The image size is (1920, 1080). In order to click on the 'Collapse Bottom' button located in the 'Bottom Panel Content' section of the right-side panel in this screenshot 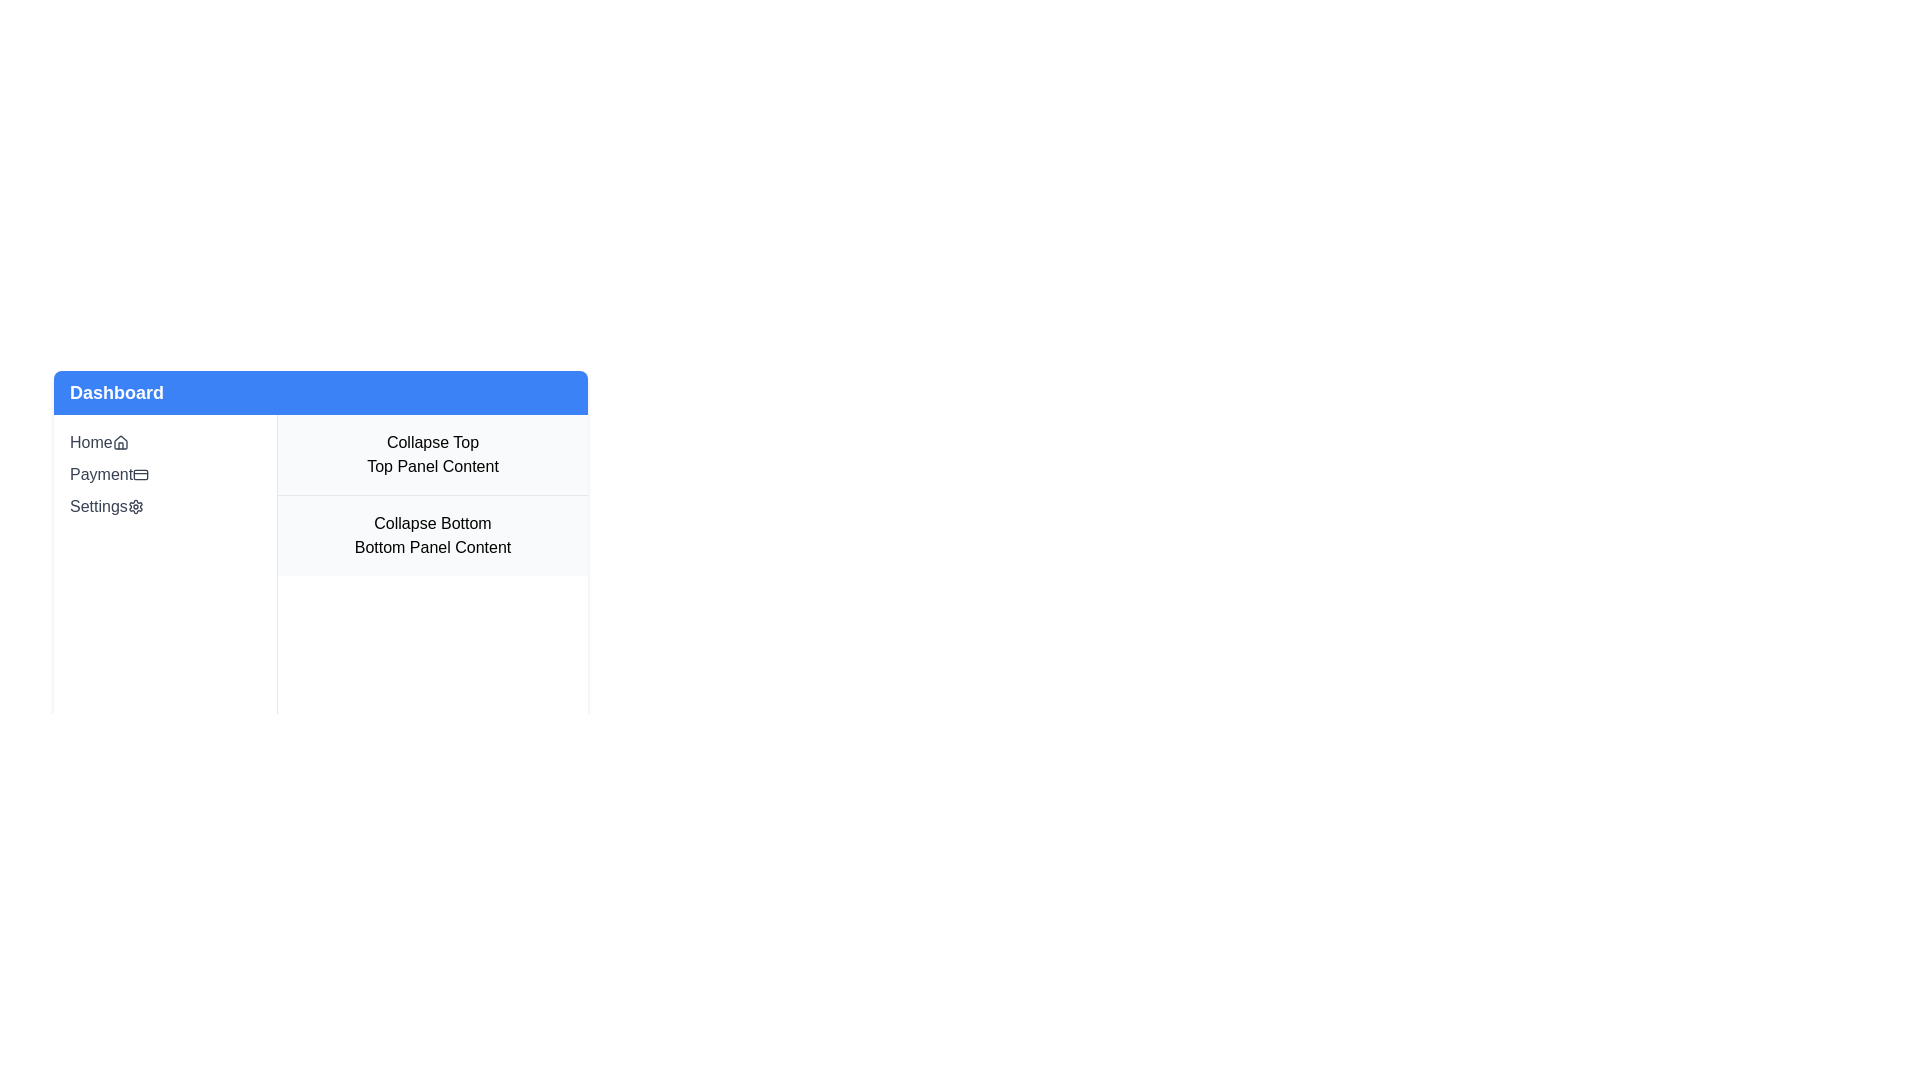, I will do `click(431, 523)`.